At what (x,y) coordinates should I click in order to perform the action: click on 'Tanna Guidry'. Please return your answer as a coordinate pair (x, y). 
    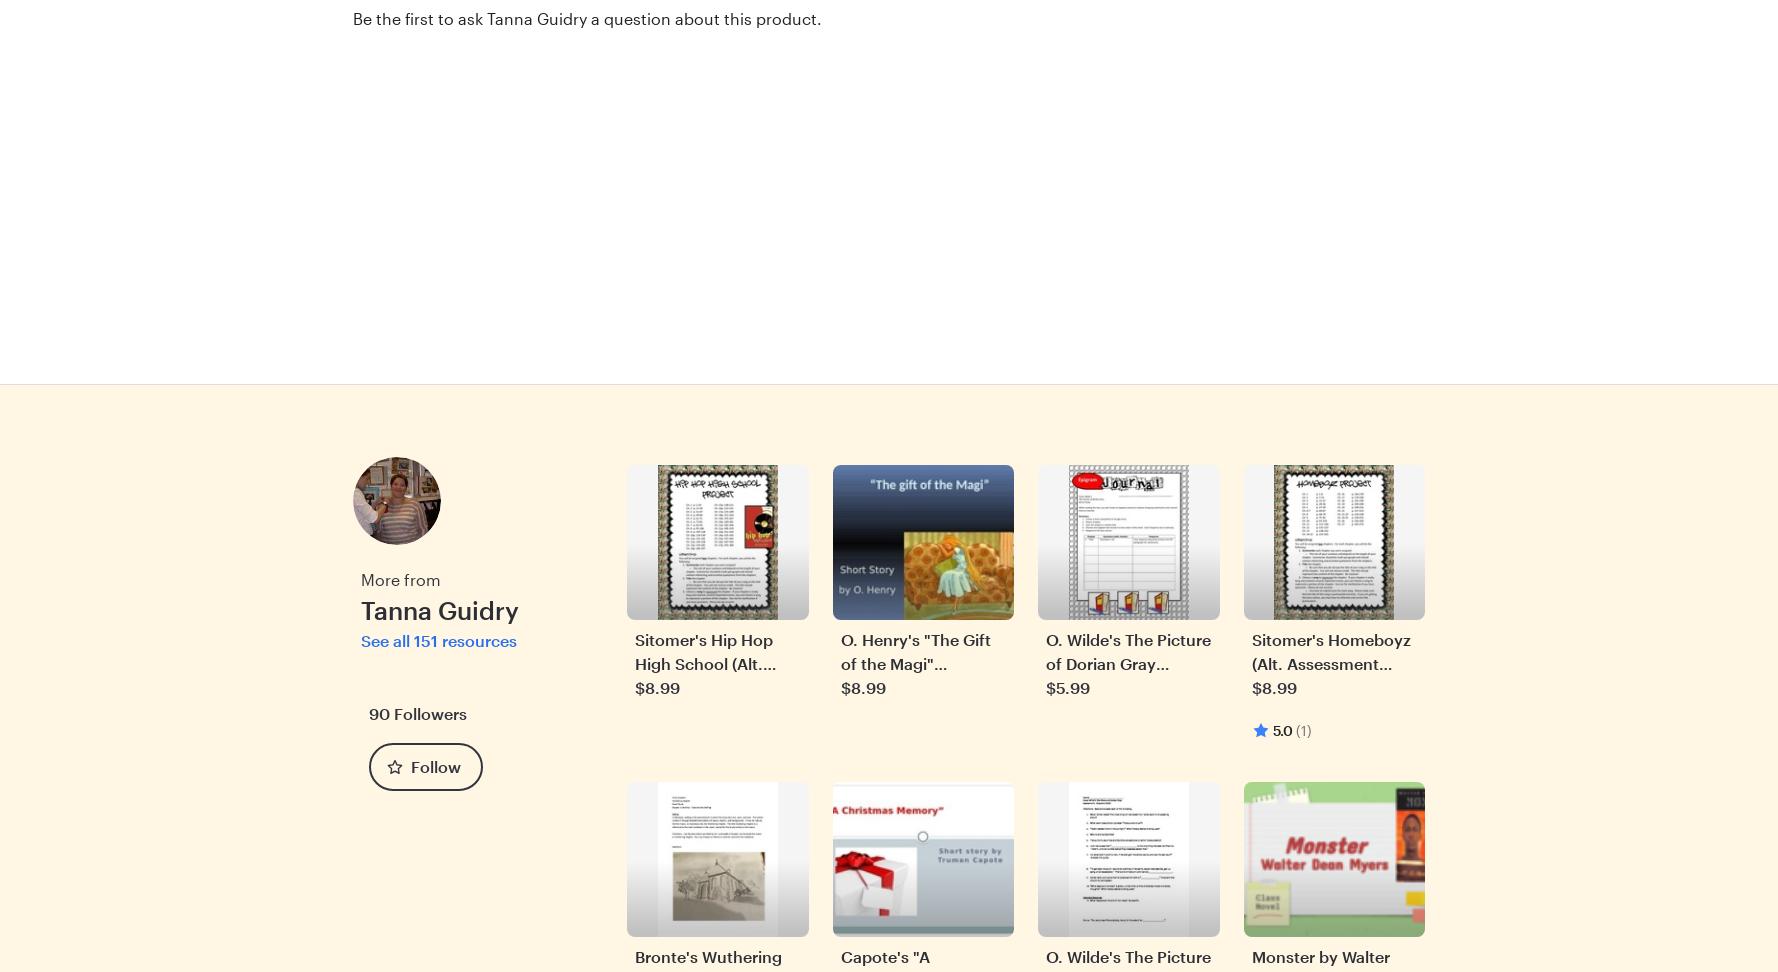
    Looking at the image, I should click on (359, 608).